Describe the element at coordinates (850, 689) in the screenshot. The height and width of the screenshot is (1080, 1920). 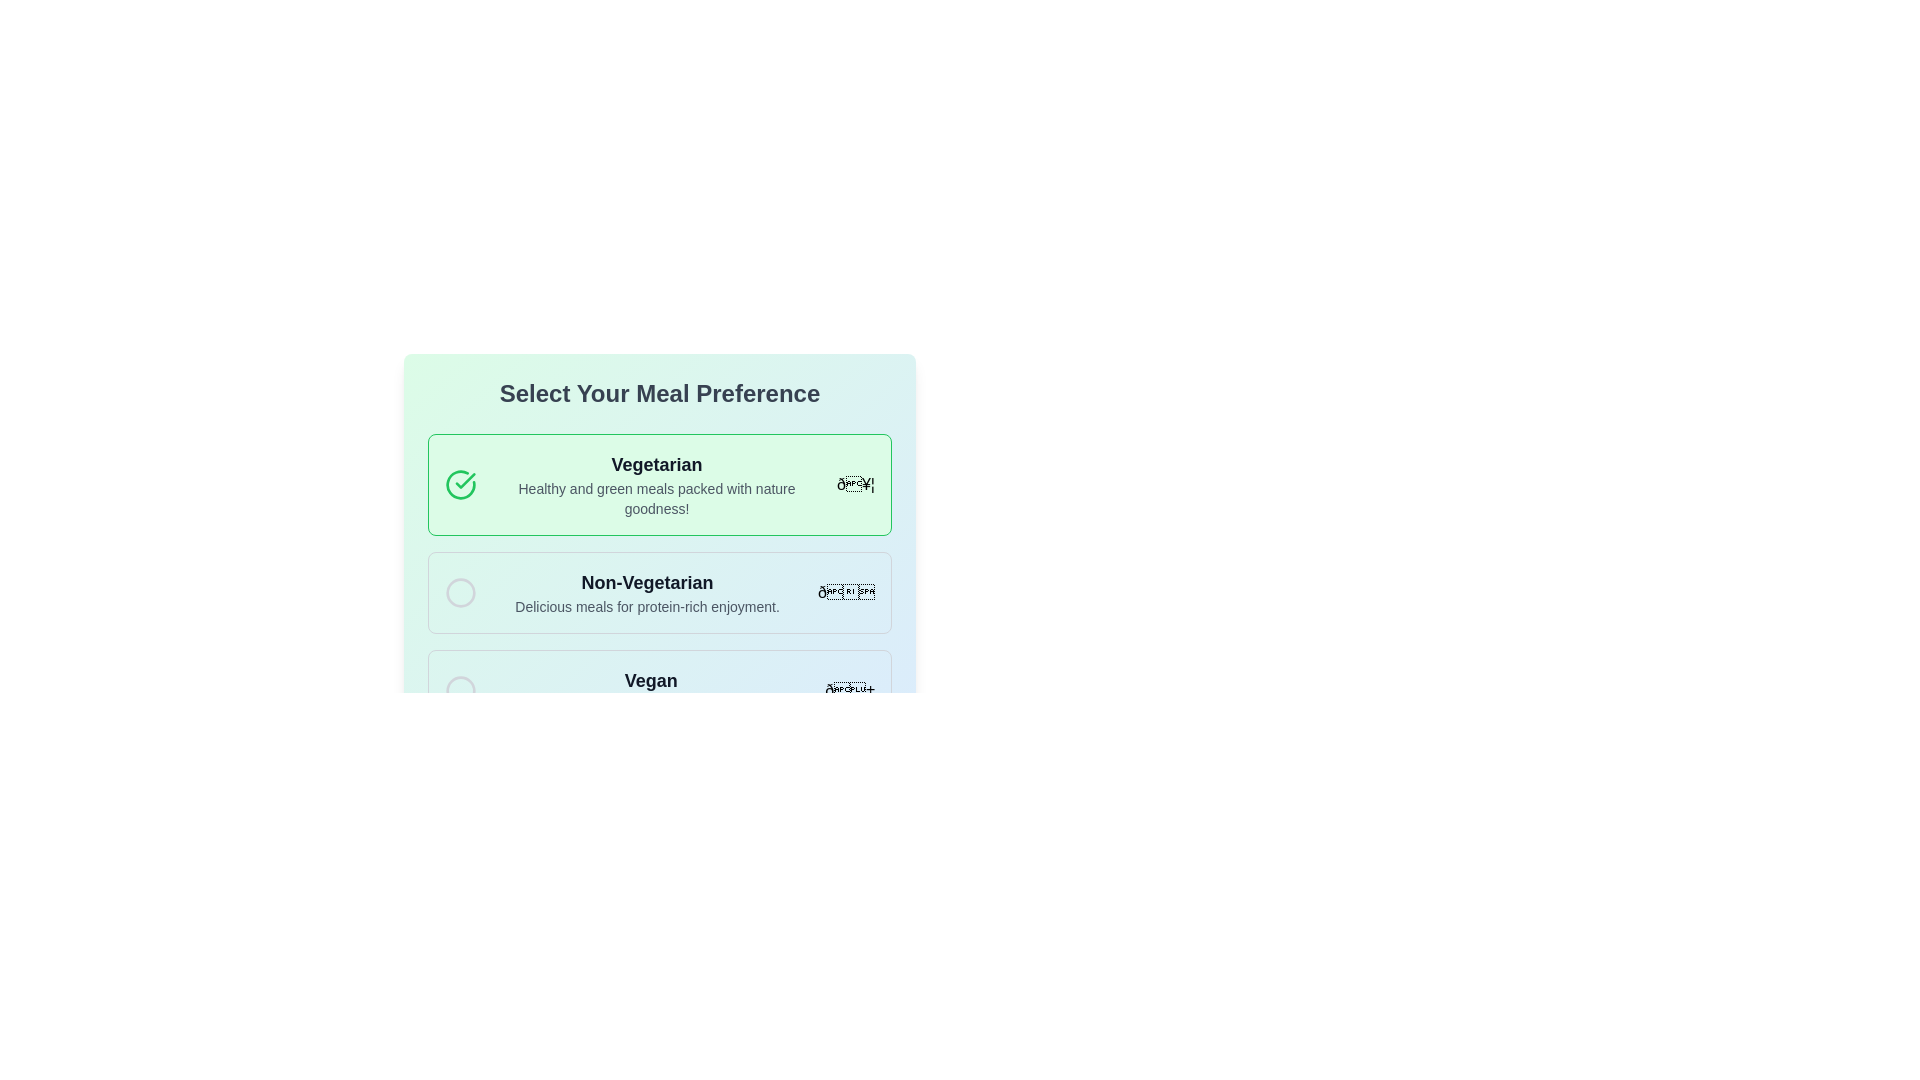
I see `the decorative text or icon representing 'ð±' associated with the 'Vegan' meal preference in the options list` at that location.